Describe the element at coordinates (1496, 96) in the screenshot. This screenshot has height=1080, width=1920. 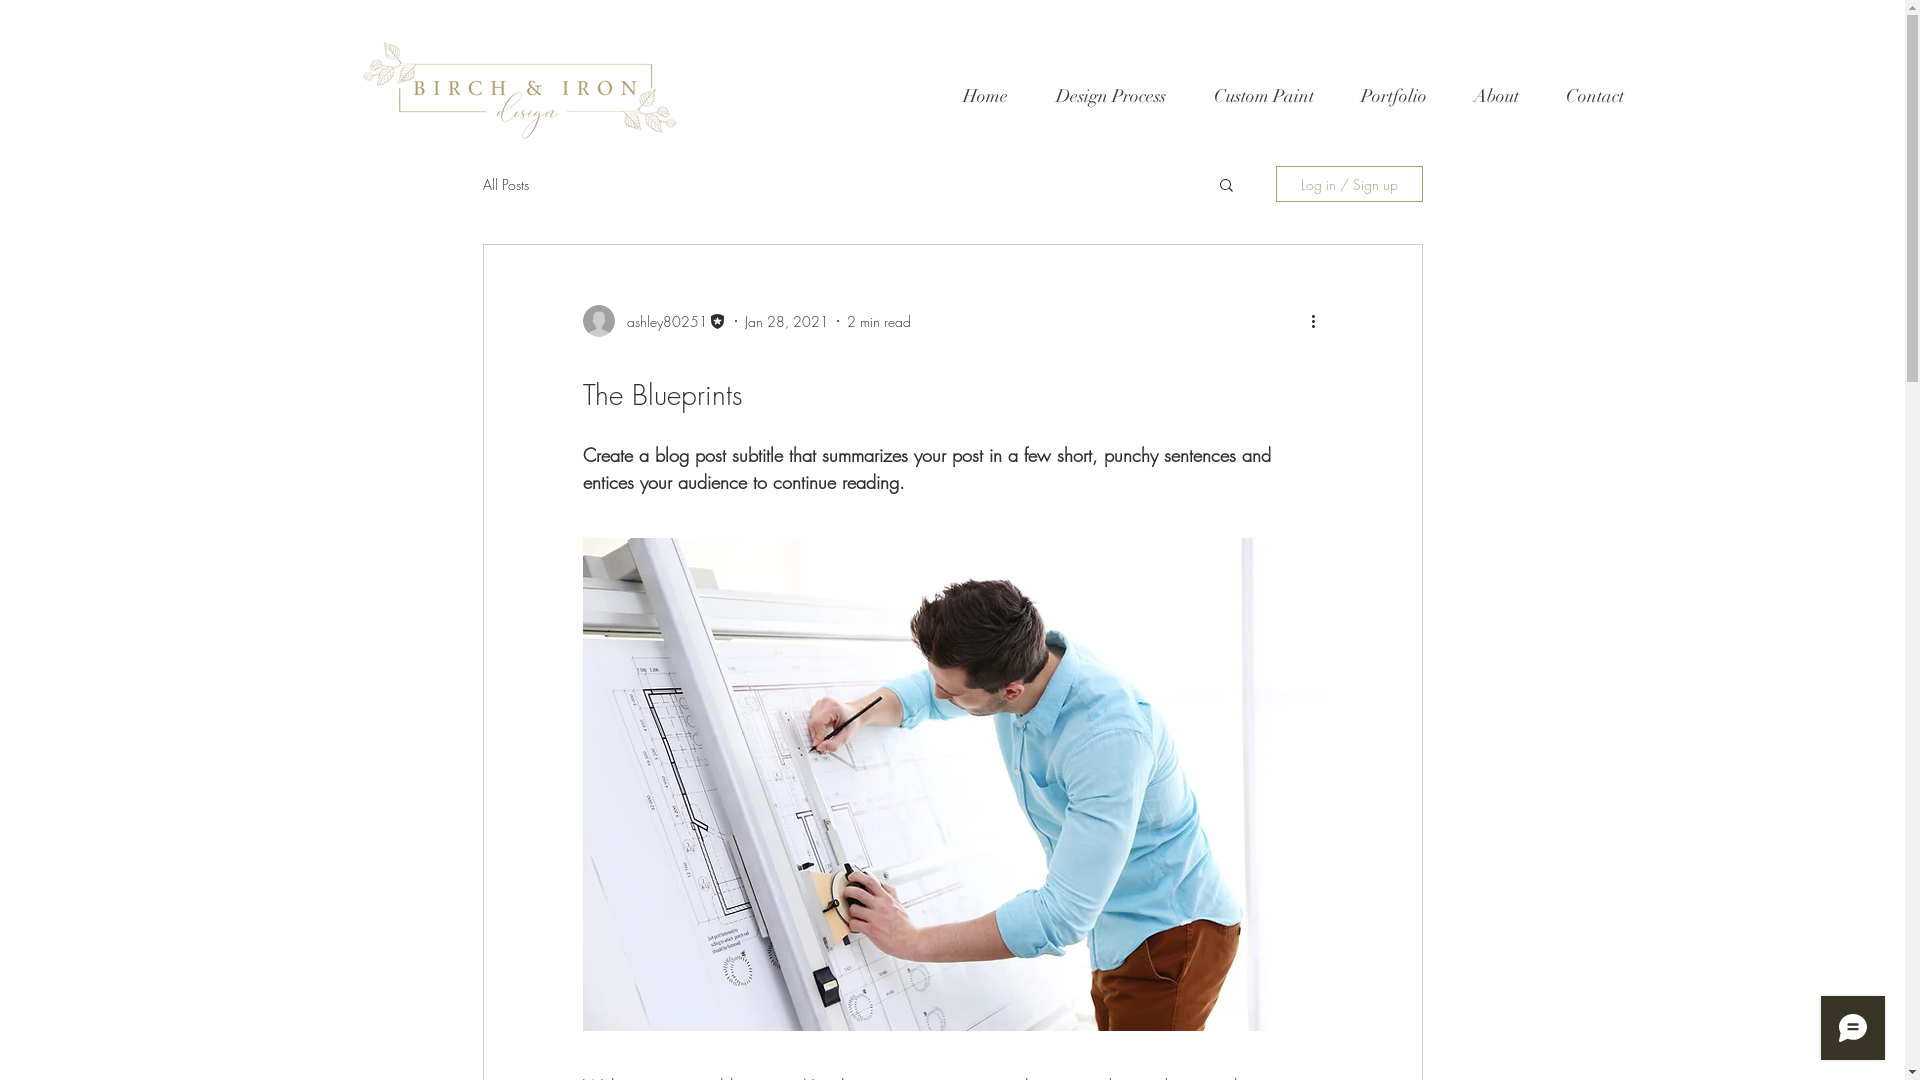
I see `'About'` at that location.